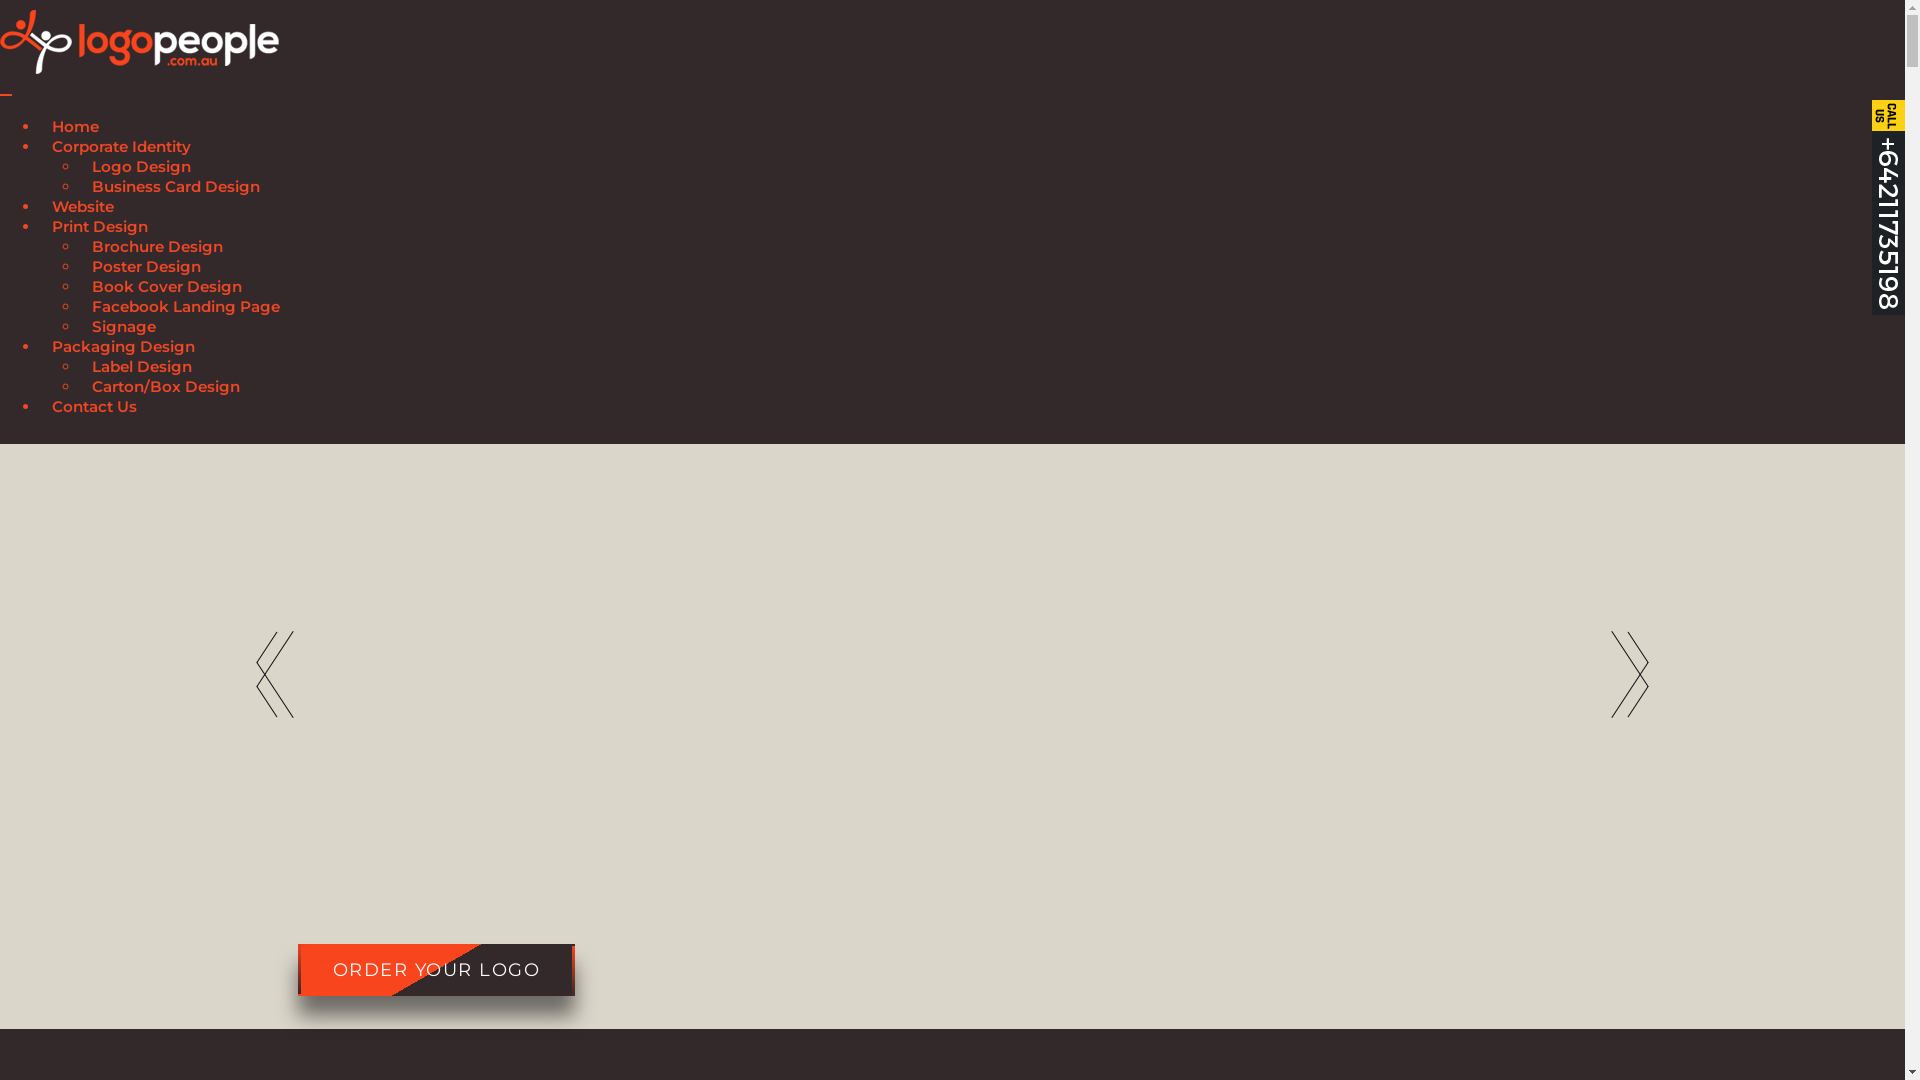  What do you see at coordinates (435, 968) in the screenshot?
I see `'ORDER YOUR LOGO'` at bounding box center [435, 968].